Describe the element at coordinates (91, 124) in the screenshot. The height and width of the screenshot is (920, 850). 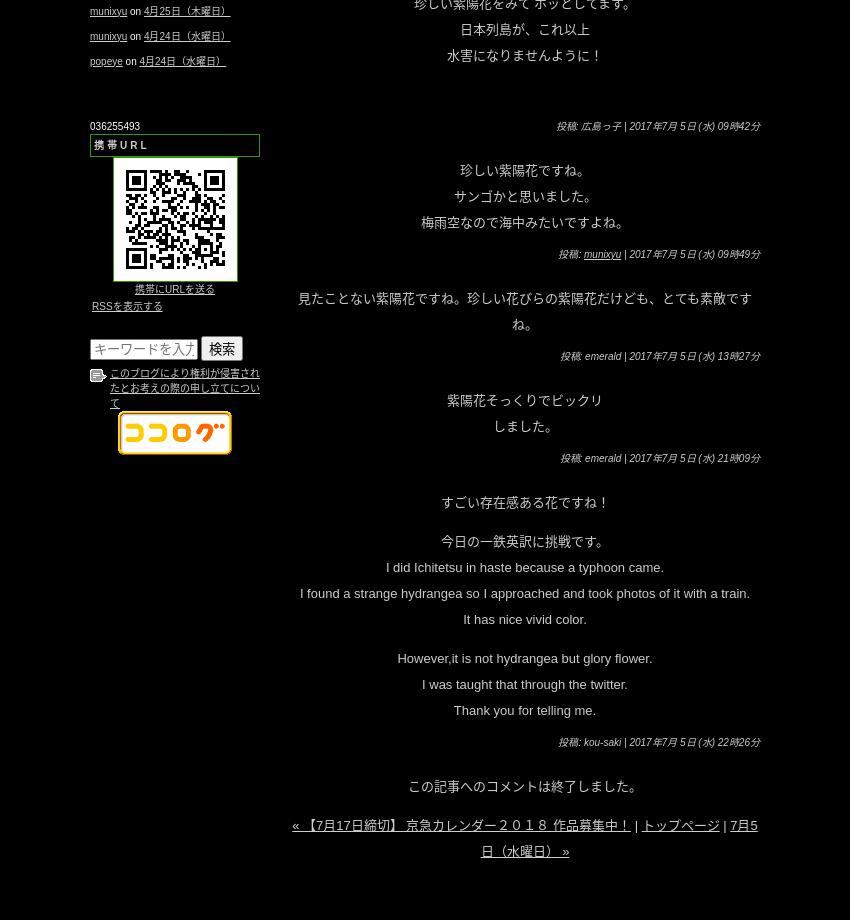
I see `'0'` at that location.